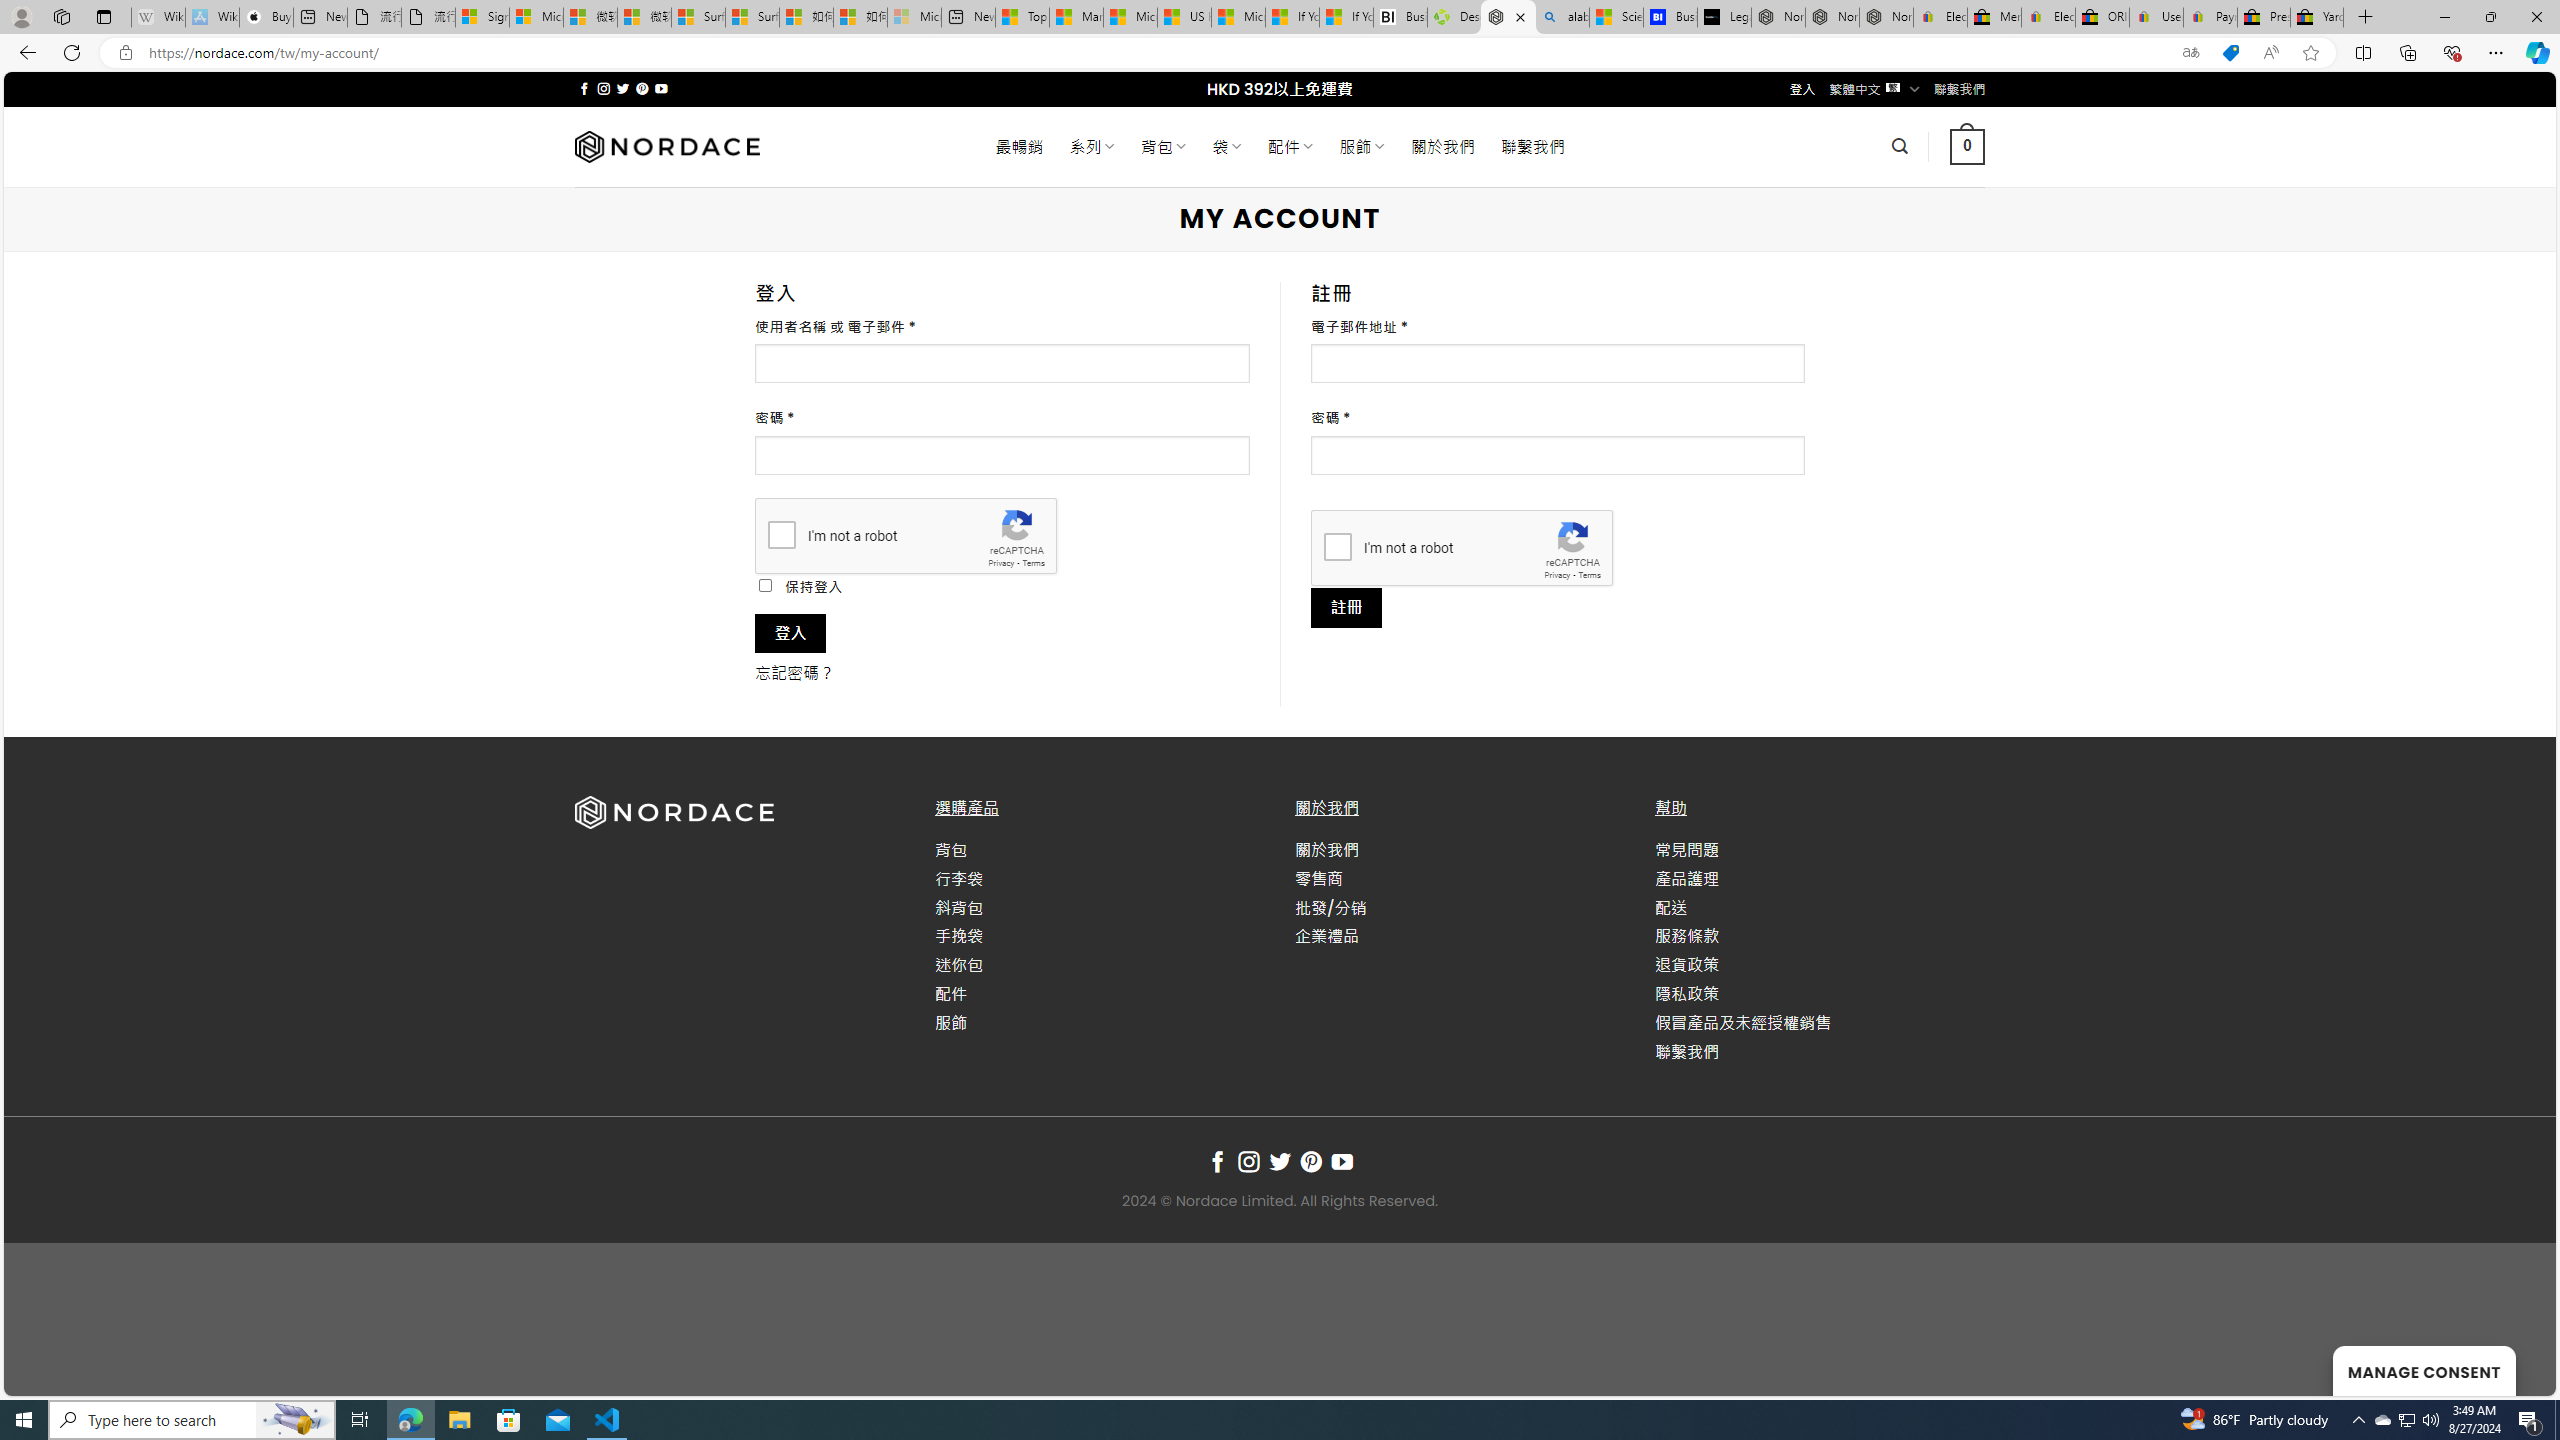 Image resolution: width=2560 pixels, height=1440 pixels. I want to click on '  0  ', so click(1965, 145).